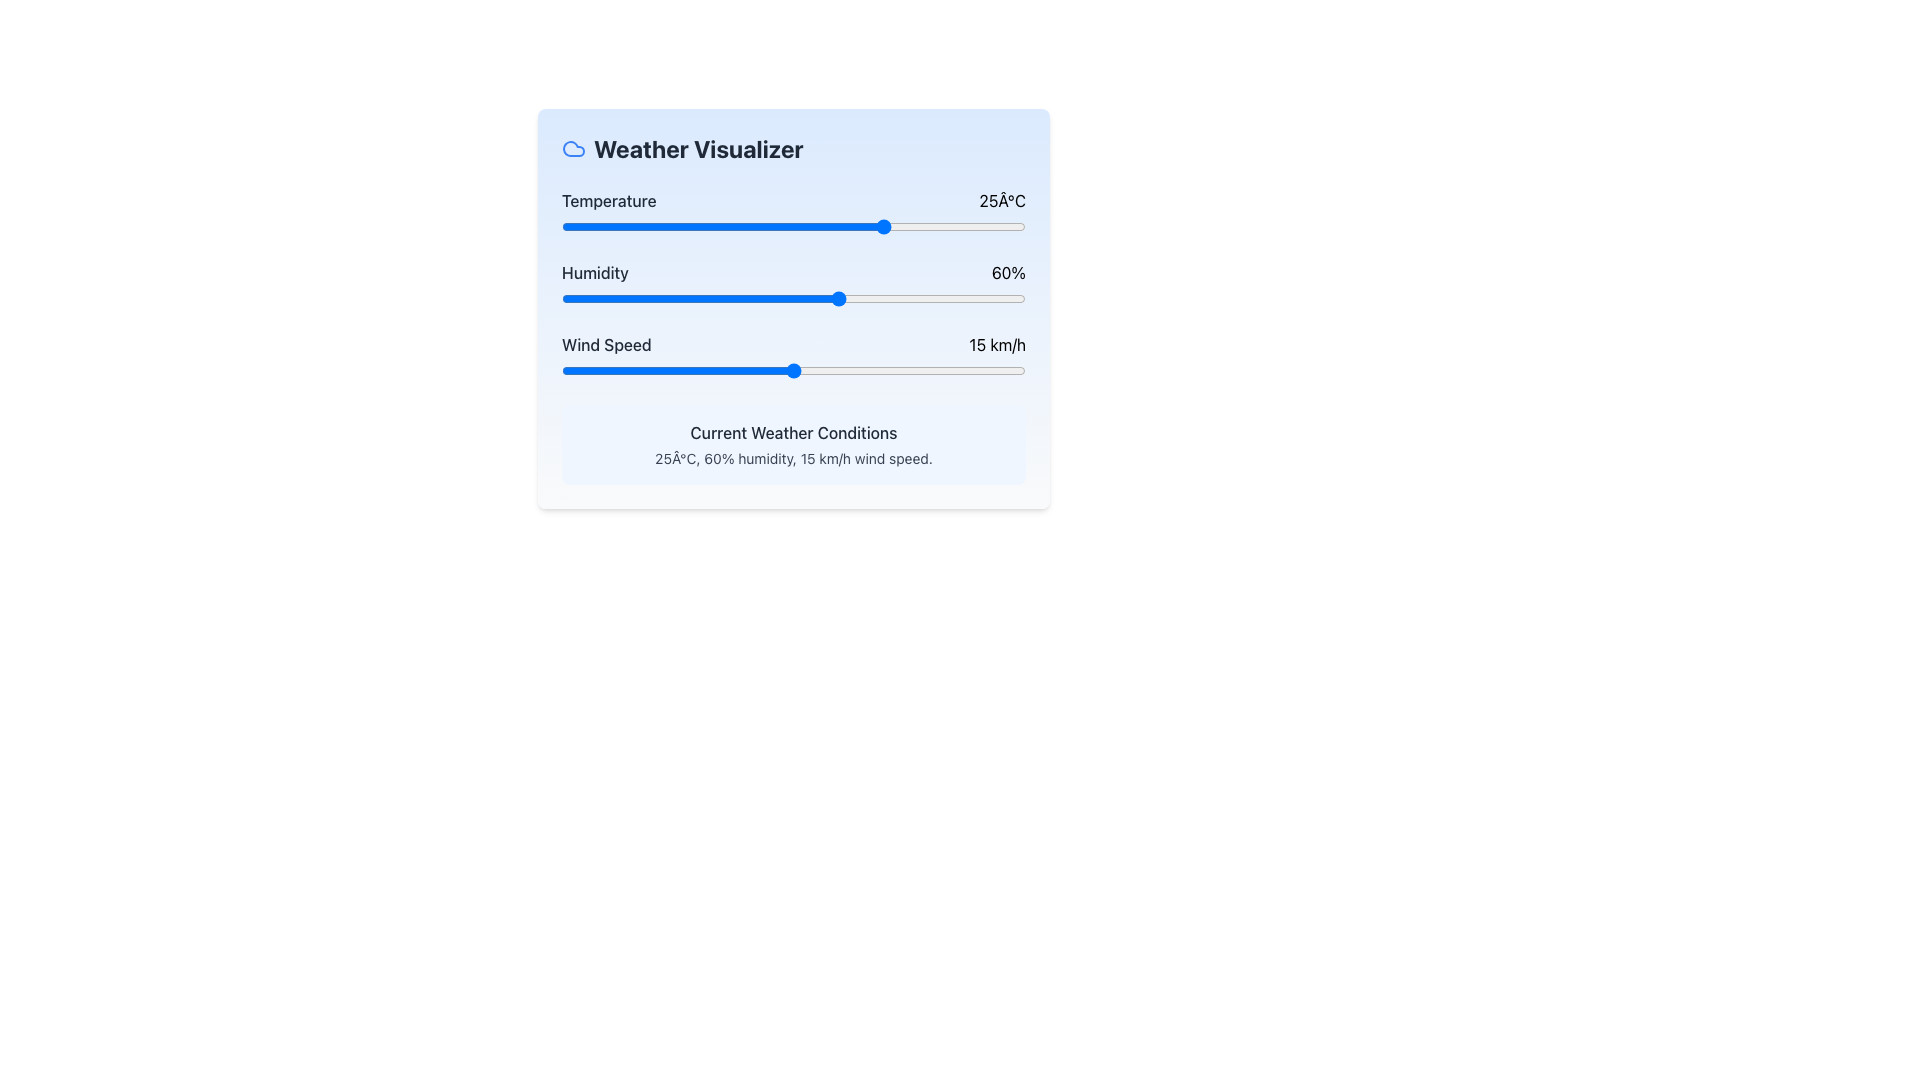 The image size is (1920, 1080). Describe the element at coordinates (576, 370) in the screenshot. I see `wind speed` at that location.